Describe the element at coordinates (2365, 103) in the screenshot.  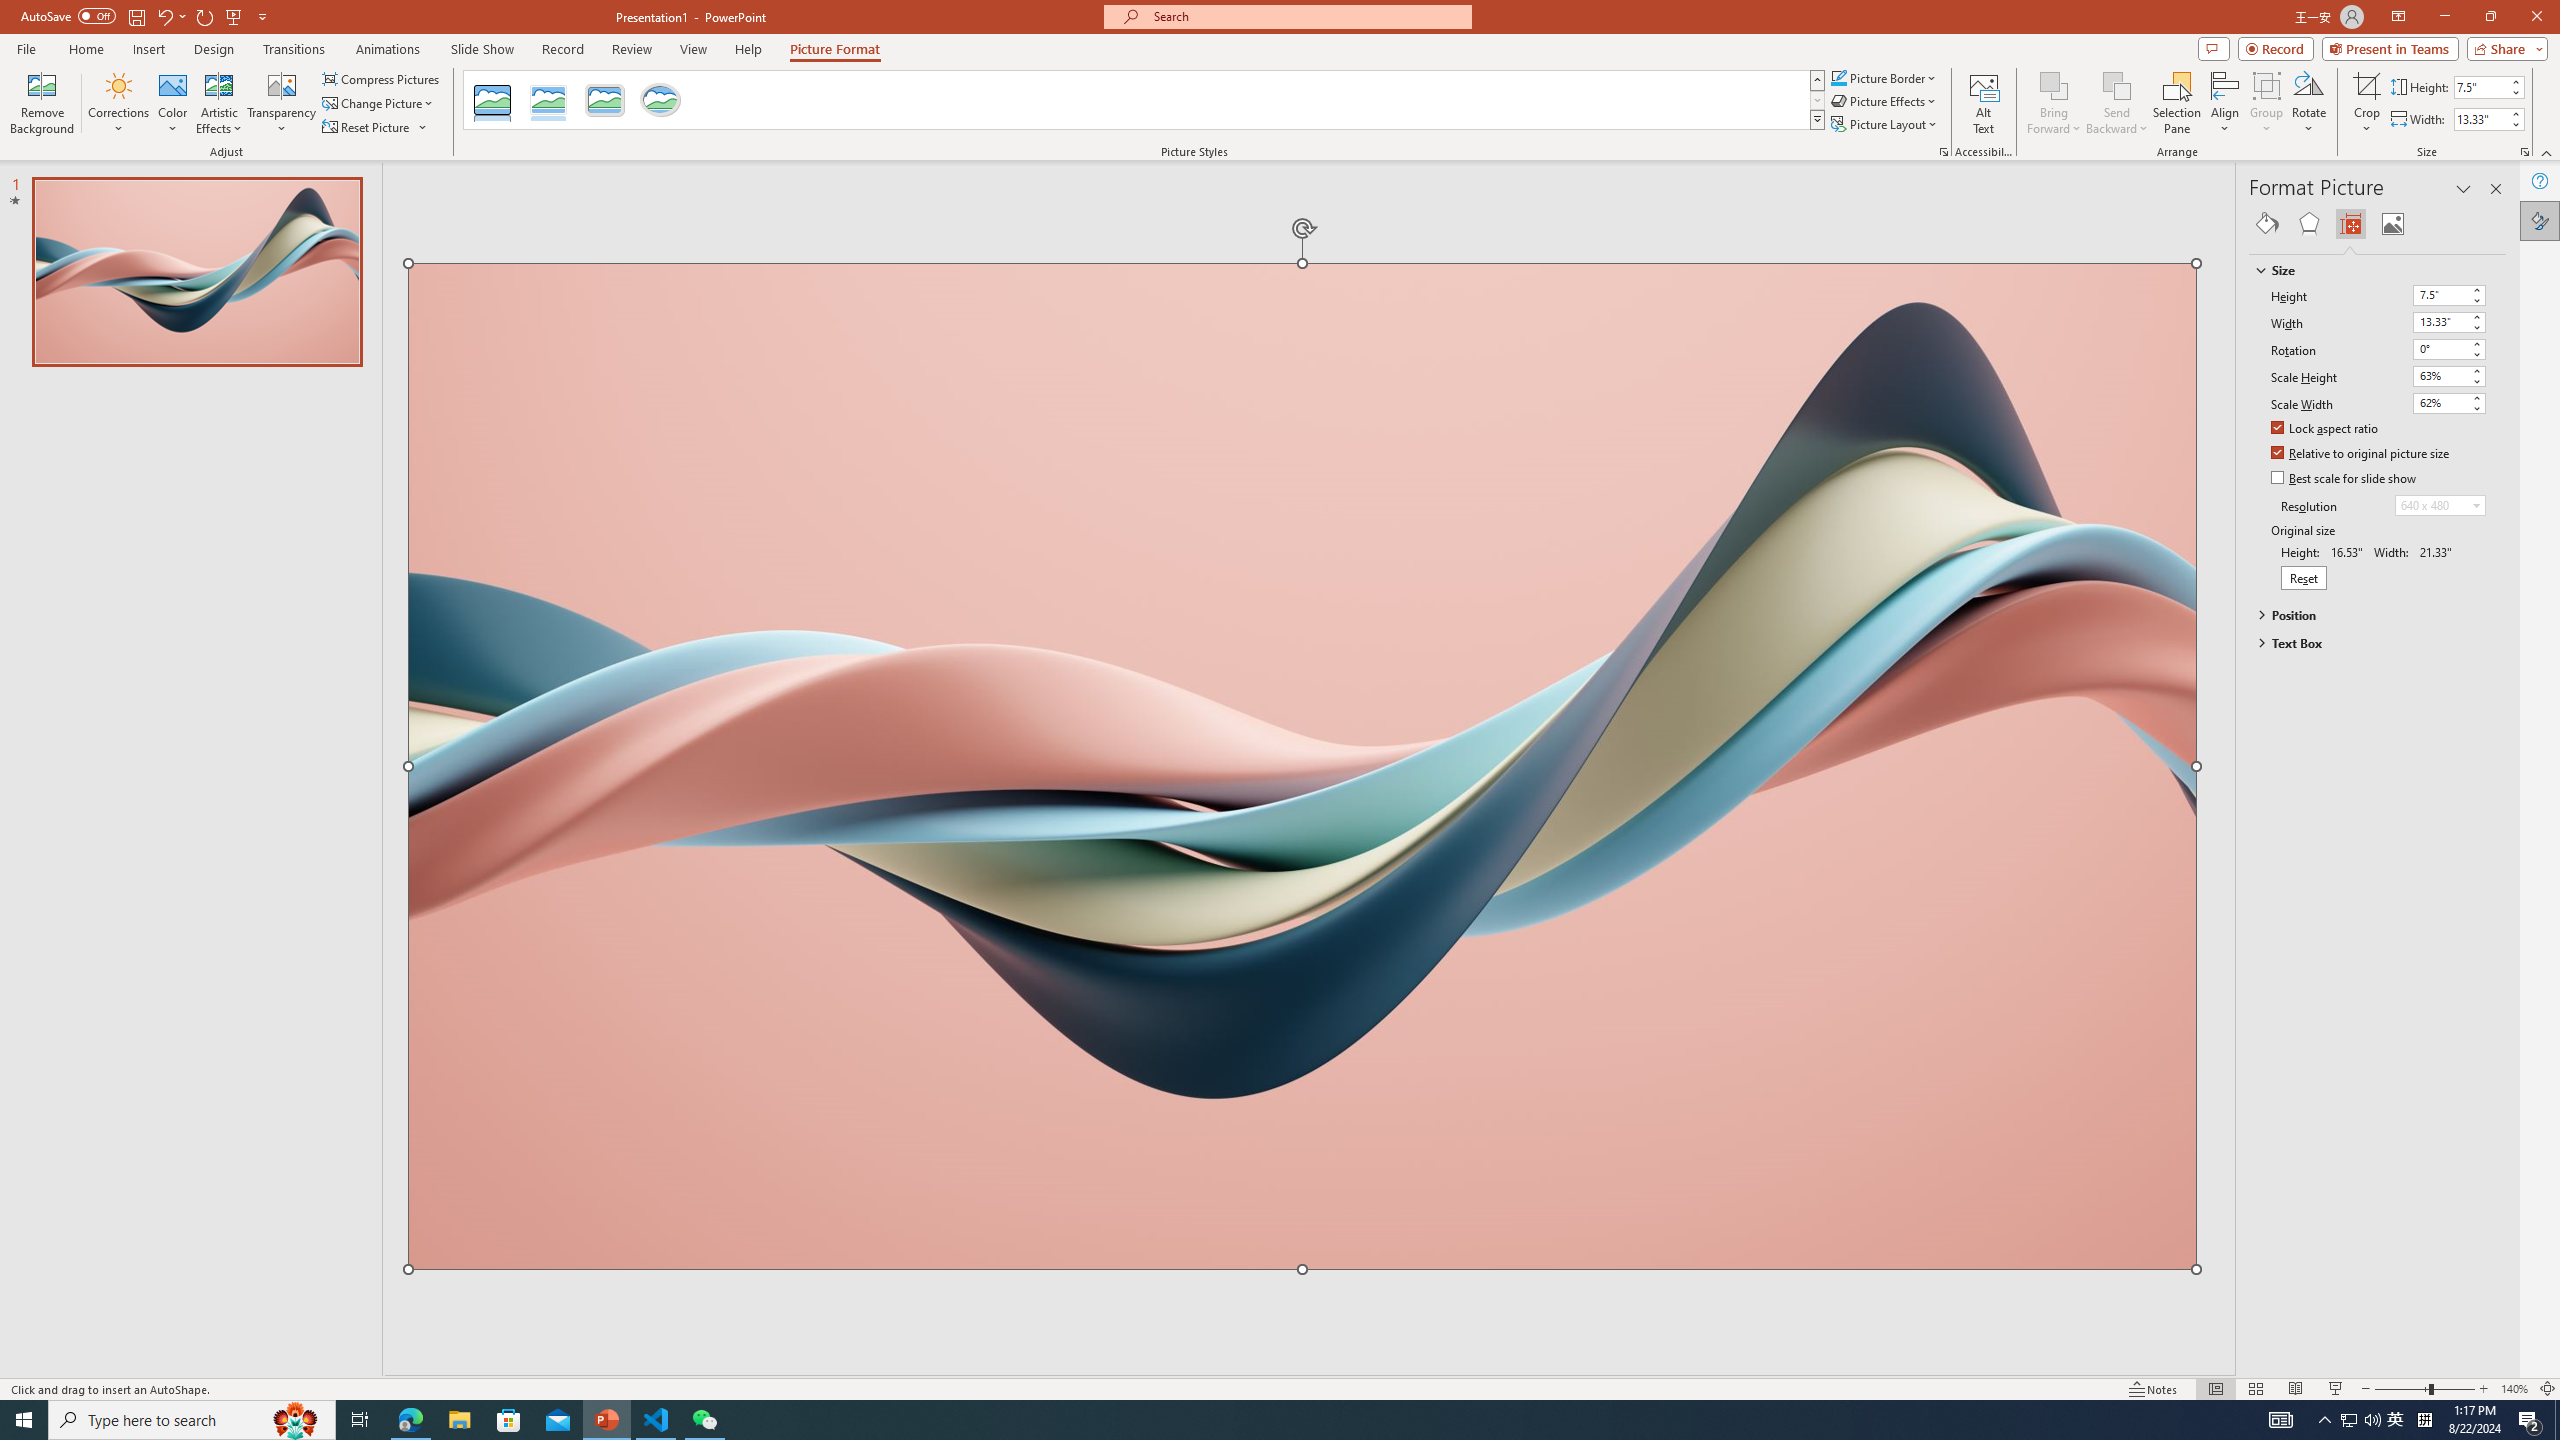
I see `'Crop'` at that location.